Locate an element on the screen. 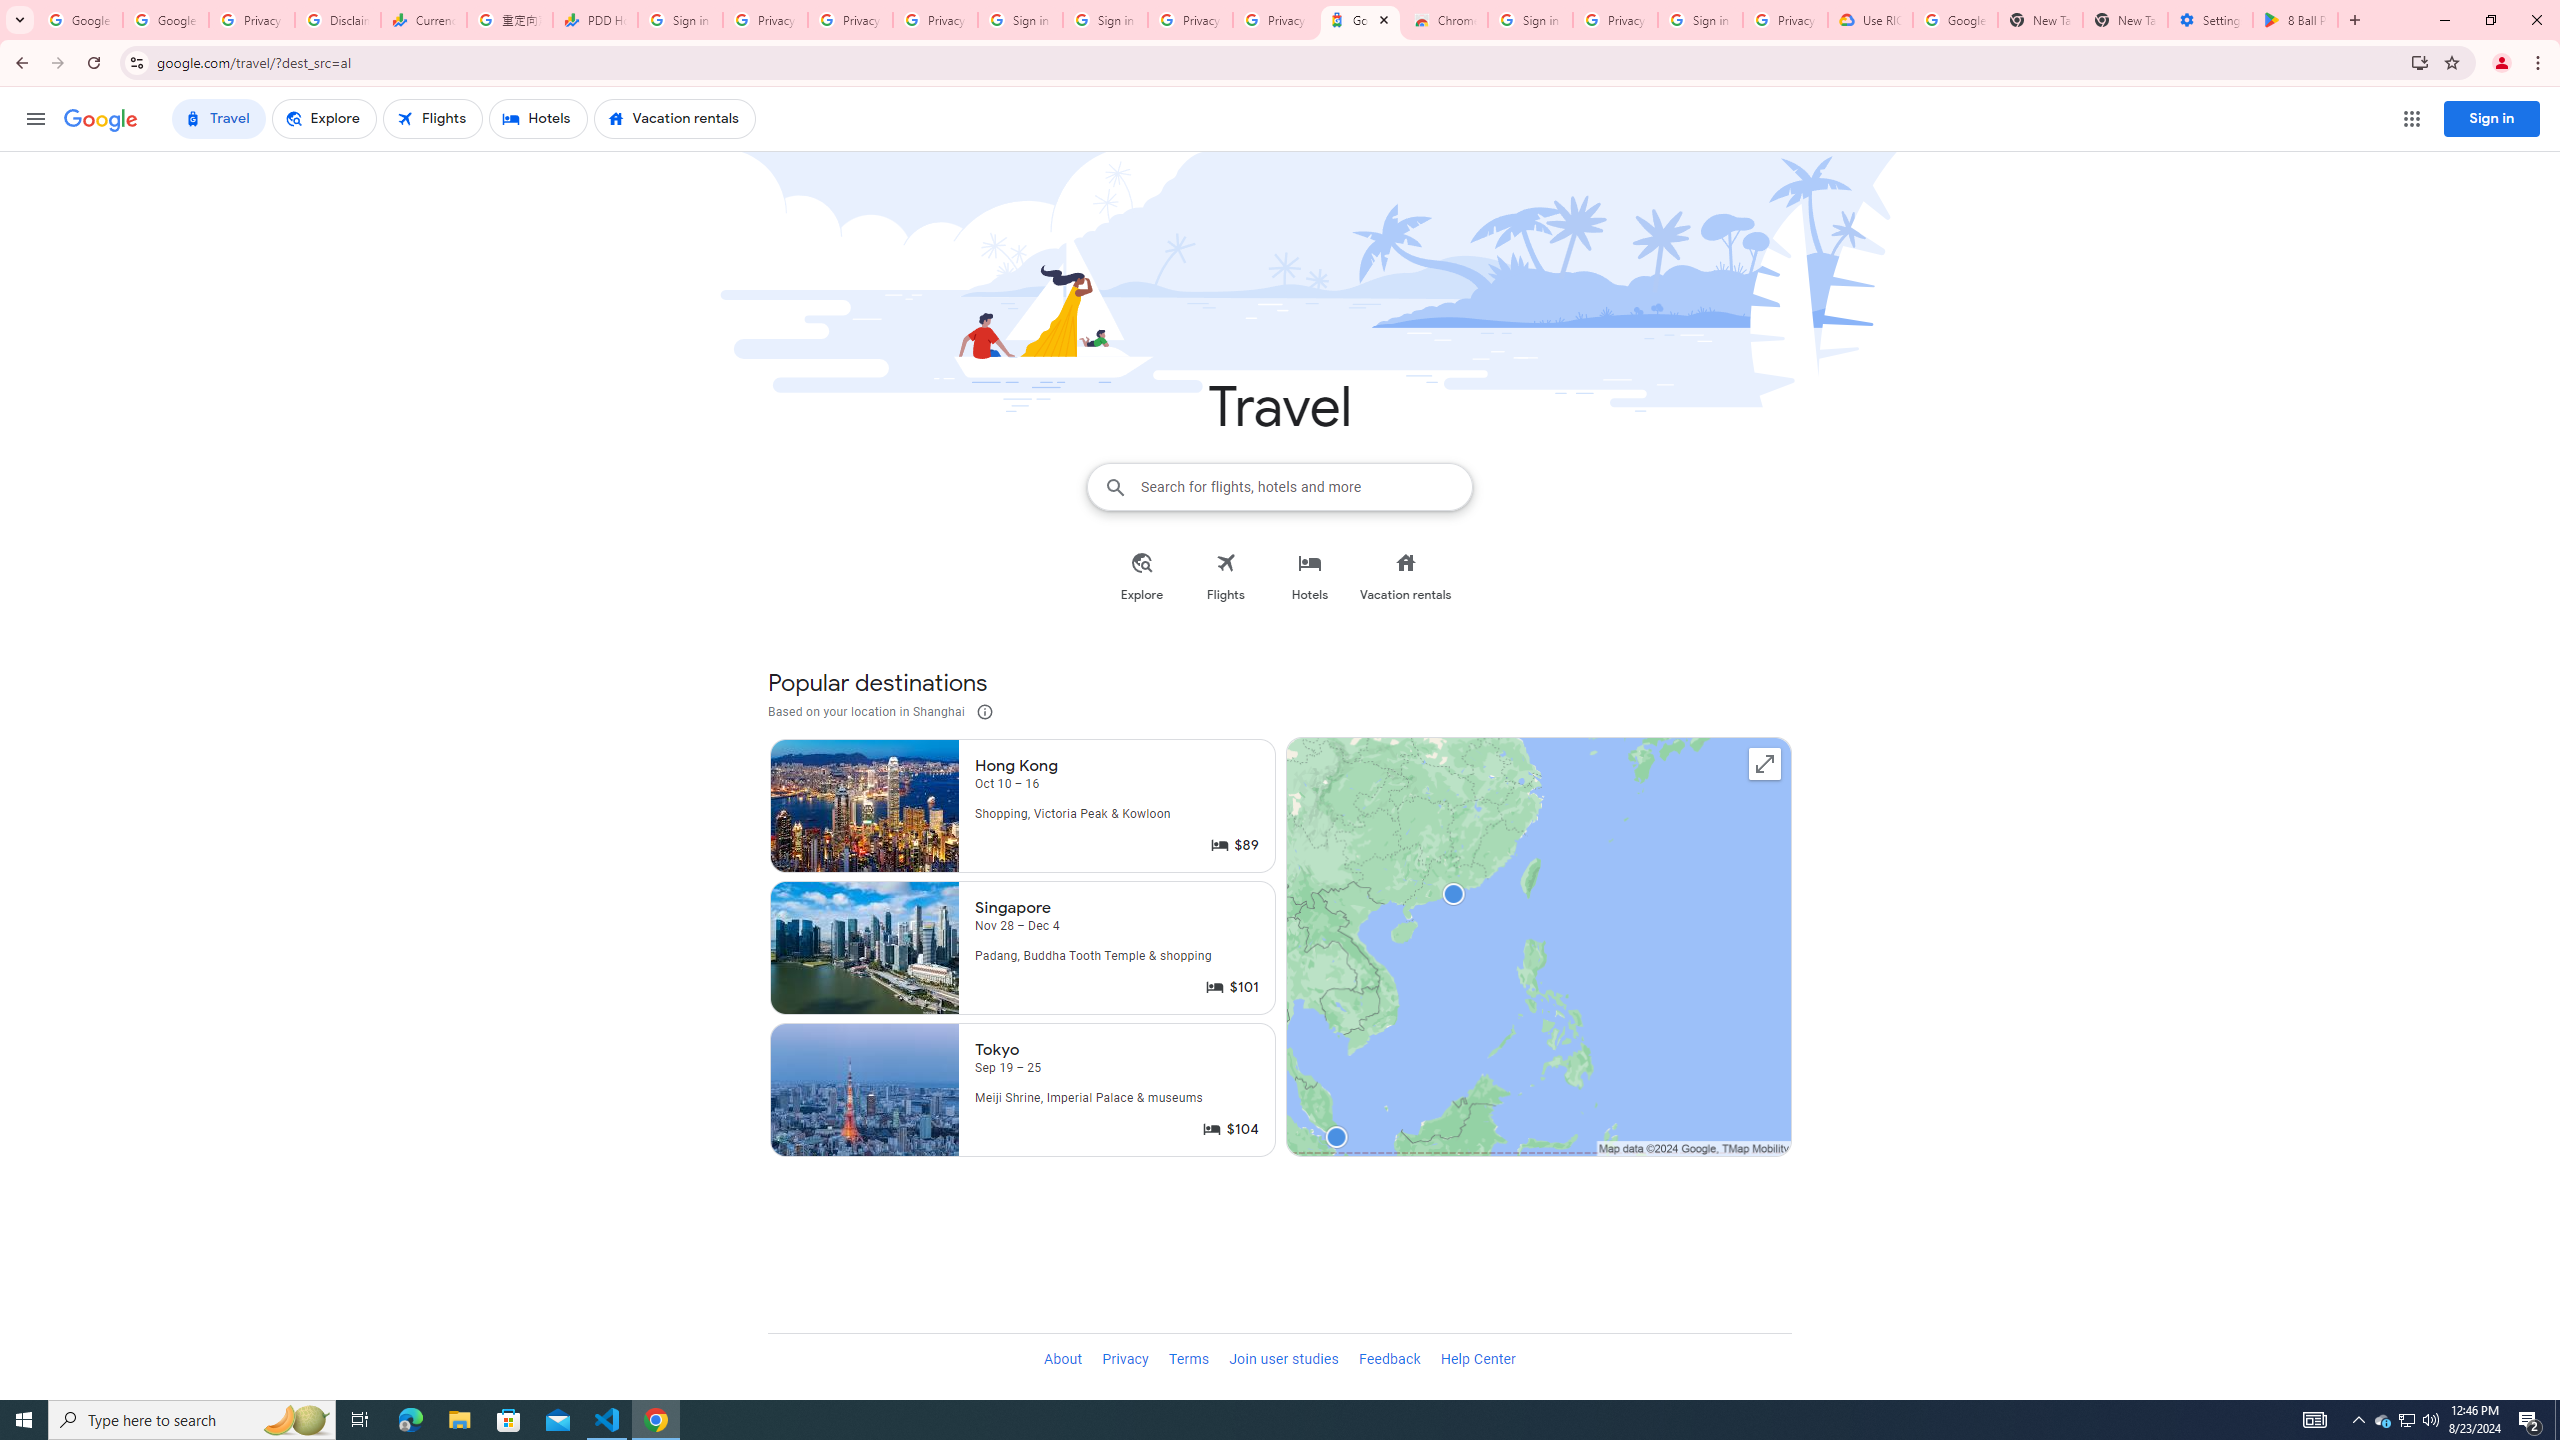 Image resolution: width=2560 pixels, height=1440 pixels. 'Currencies - Google Finance' is located at coordinates (423, 19).